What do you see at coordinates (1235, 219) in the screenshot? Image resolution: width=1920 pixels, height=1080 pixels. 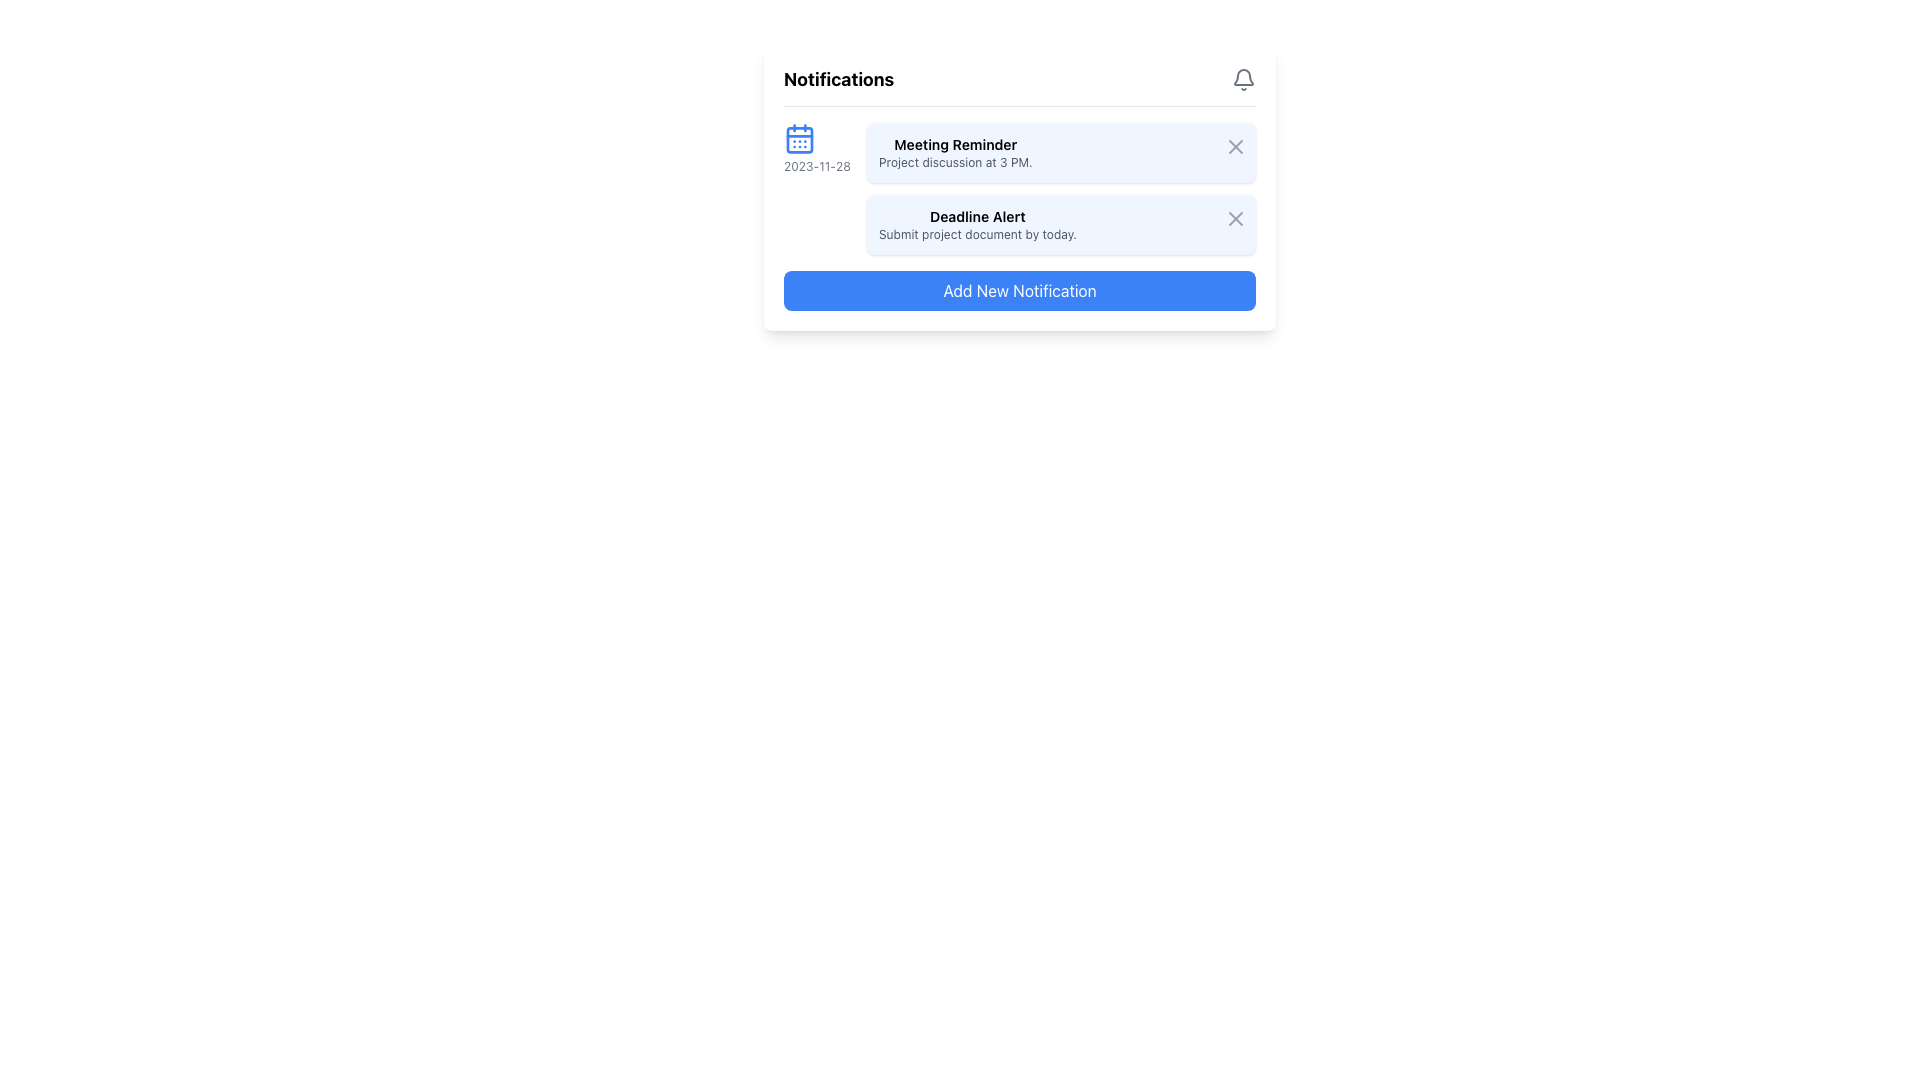 I see `the small 'X' icon button located in the second notification item titled 'Deadline Alert'` at bounding box center [1235, 219].